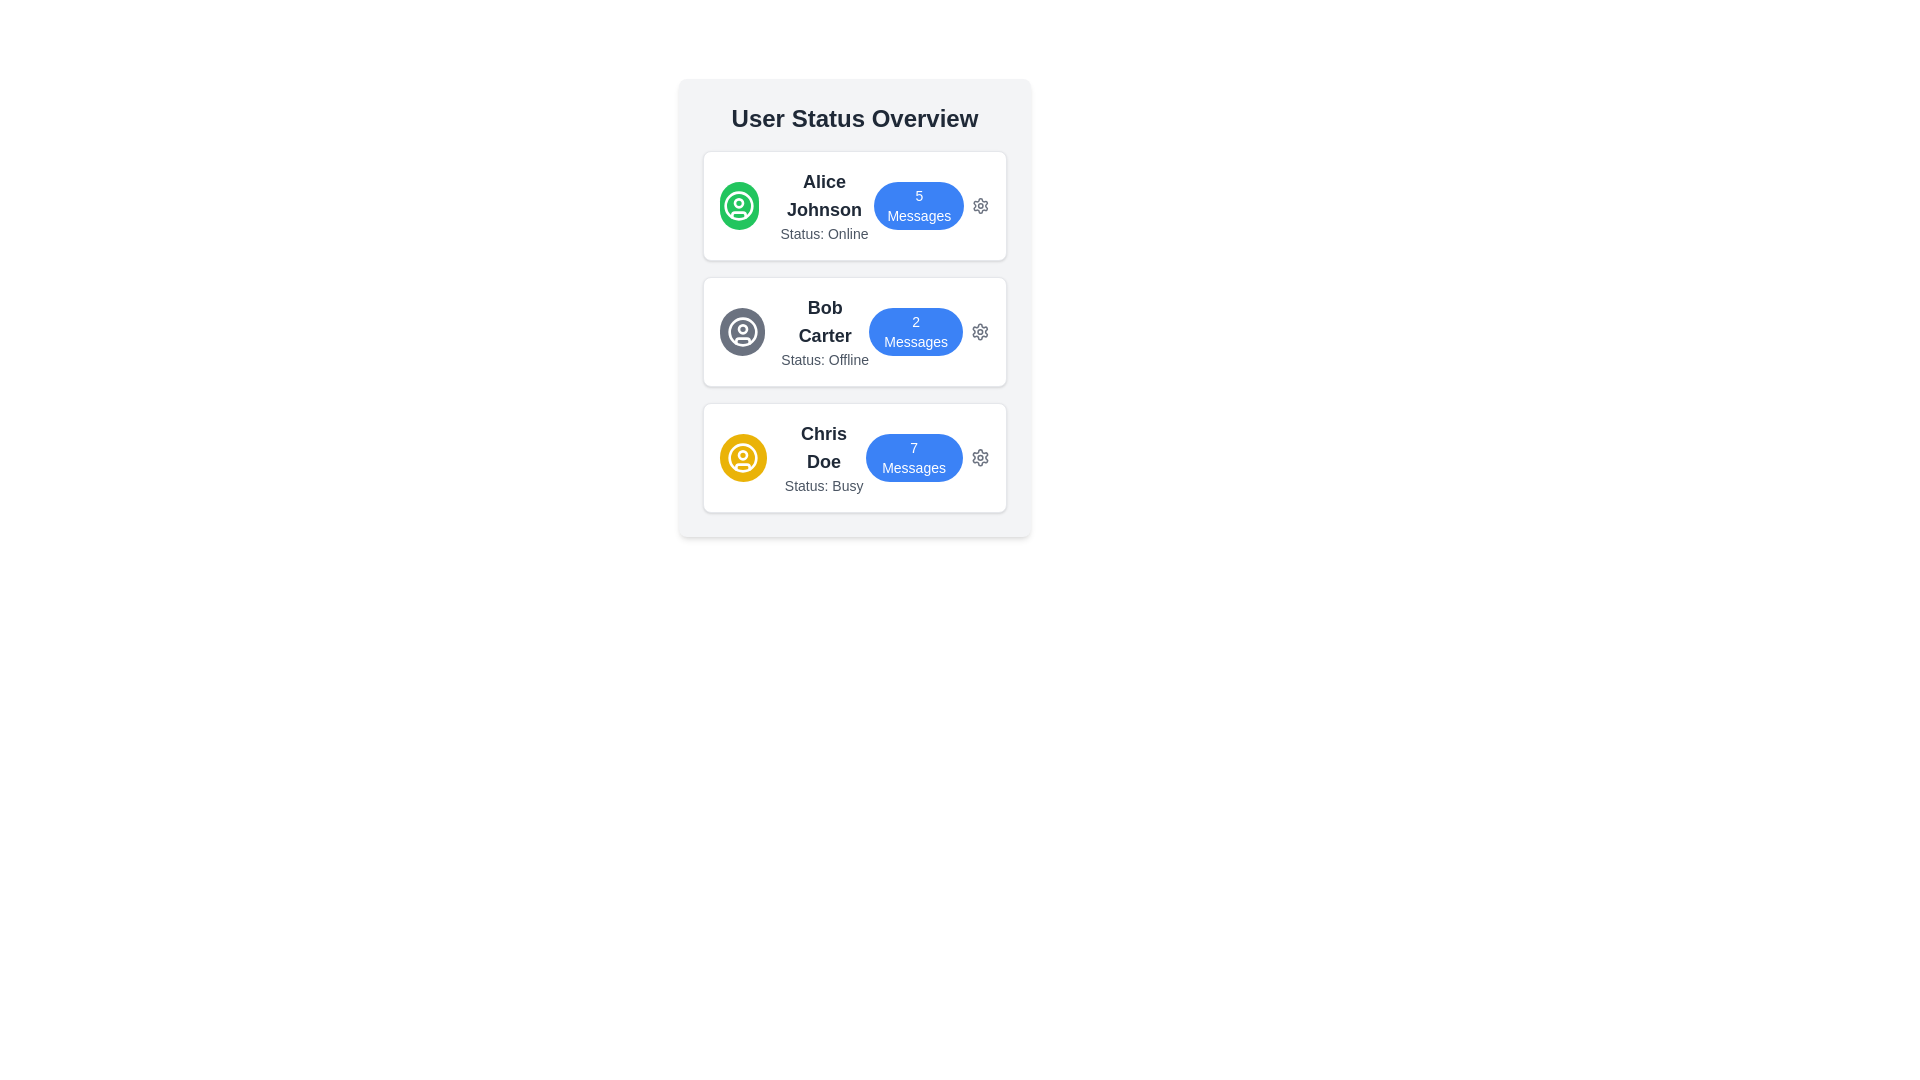 The image size is (1920, 1080). Describe the element at coordinates (824, 196) in the screenshot. I see `the text label displaying the name 'Alice Johnson', which serves as an identifier for the user in the profile list` at that location.